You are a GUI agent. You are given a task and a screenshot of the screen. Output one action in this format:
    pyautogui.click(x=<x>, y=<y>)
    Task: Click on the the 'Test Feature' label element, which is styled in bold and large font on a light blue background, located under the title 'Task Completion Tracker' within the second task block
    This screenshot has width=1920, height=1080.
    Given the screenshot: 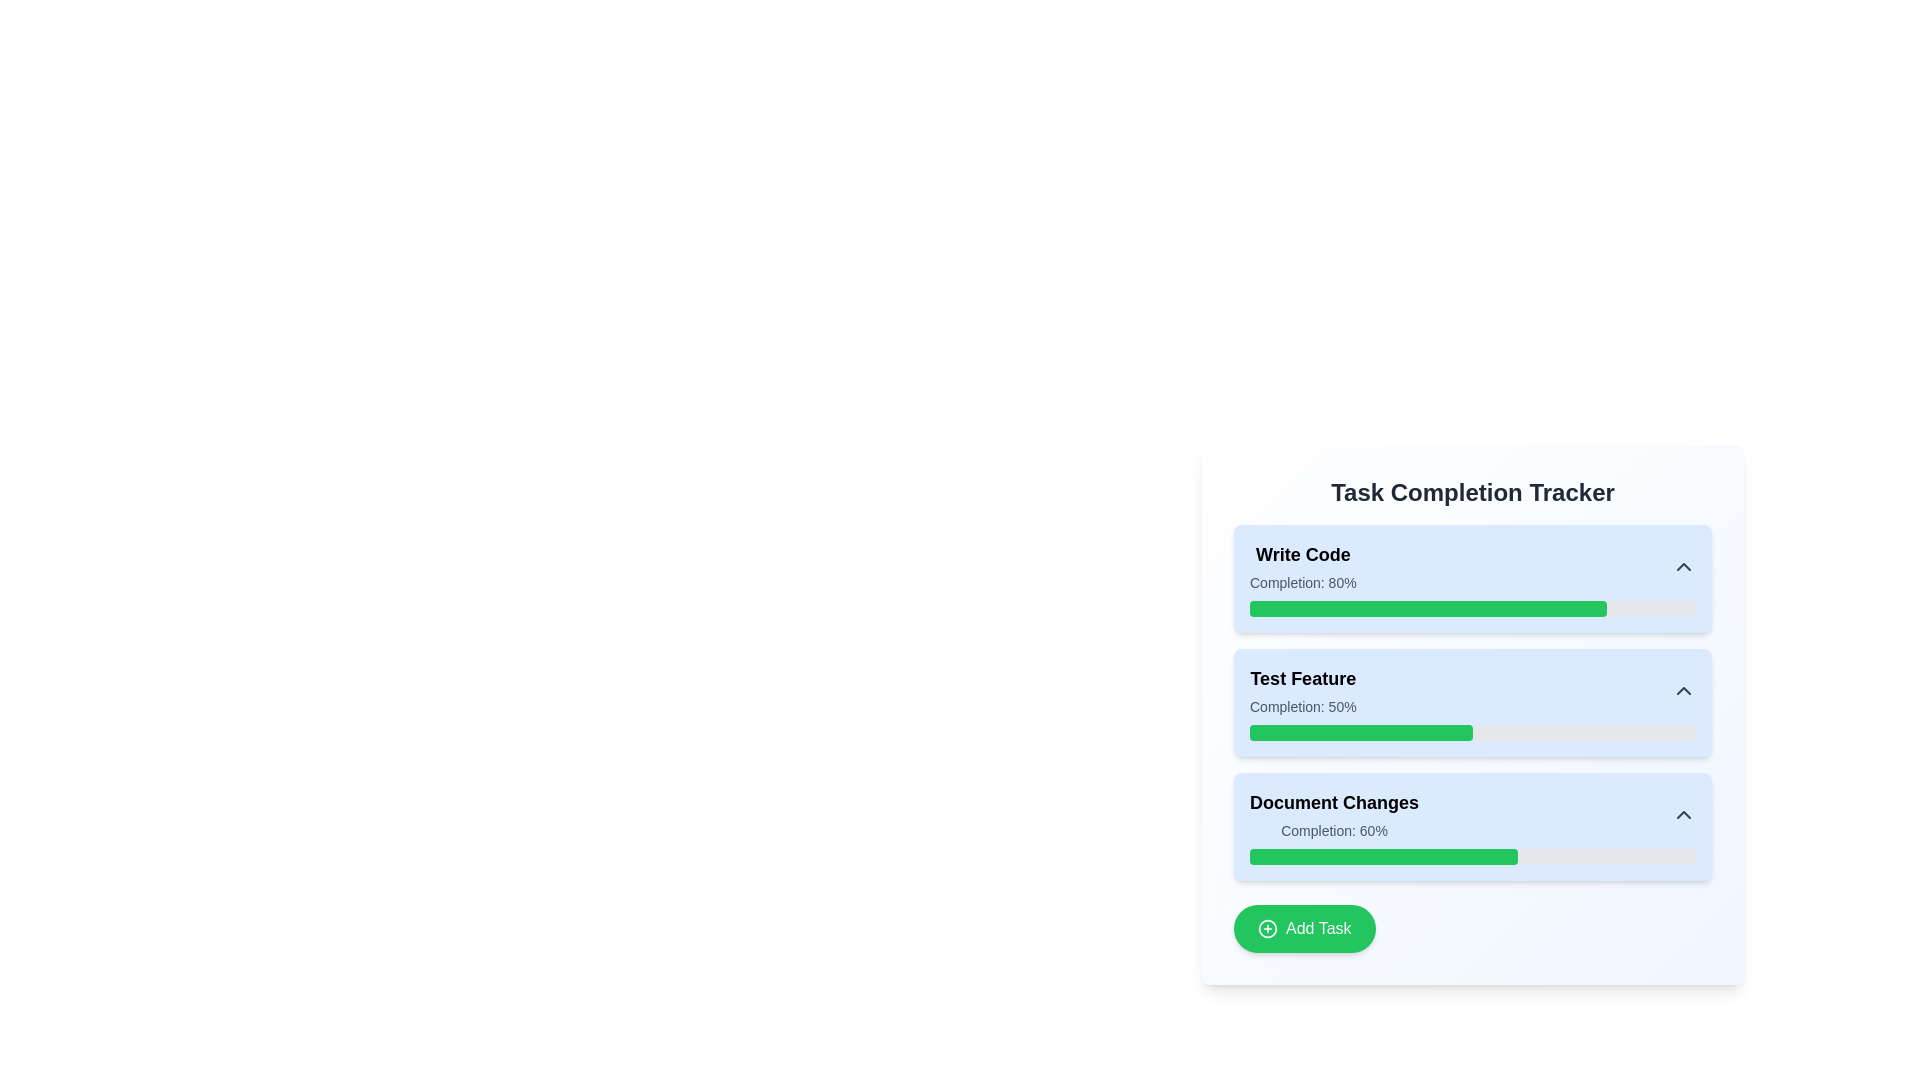 What is the action you would take?
    pyautogui.click(x=1303, y=677)
    